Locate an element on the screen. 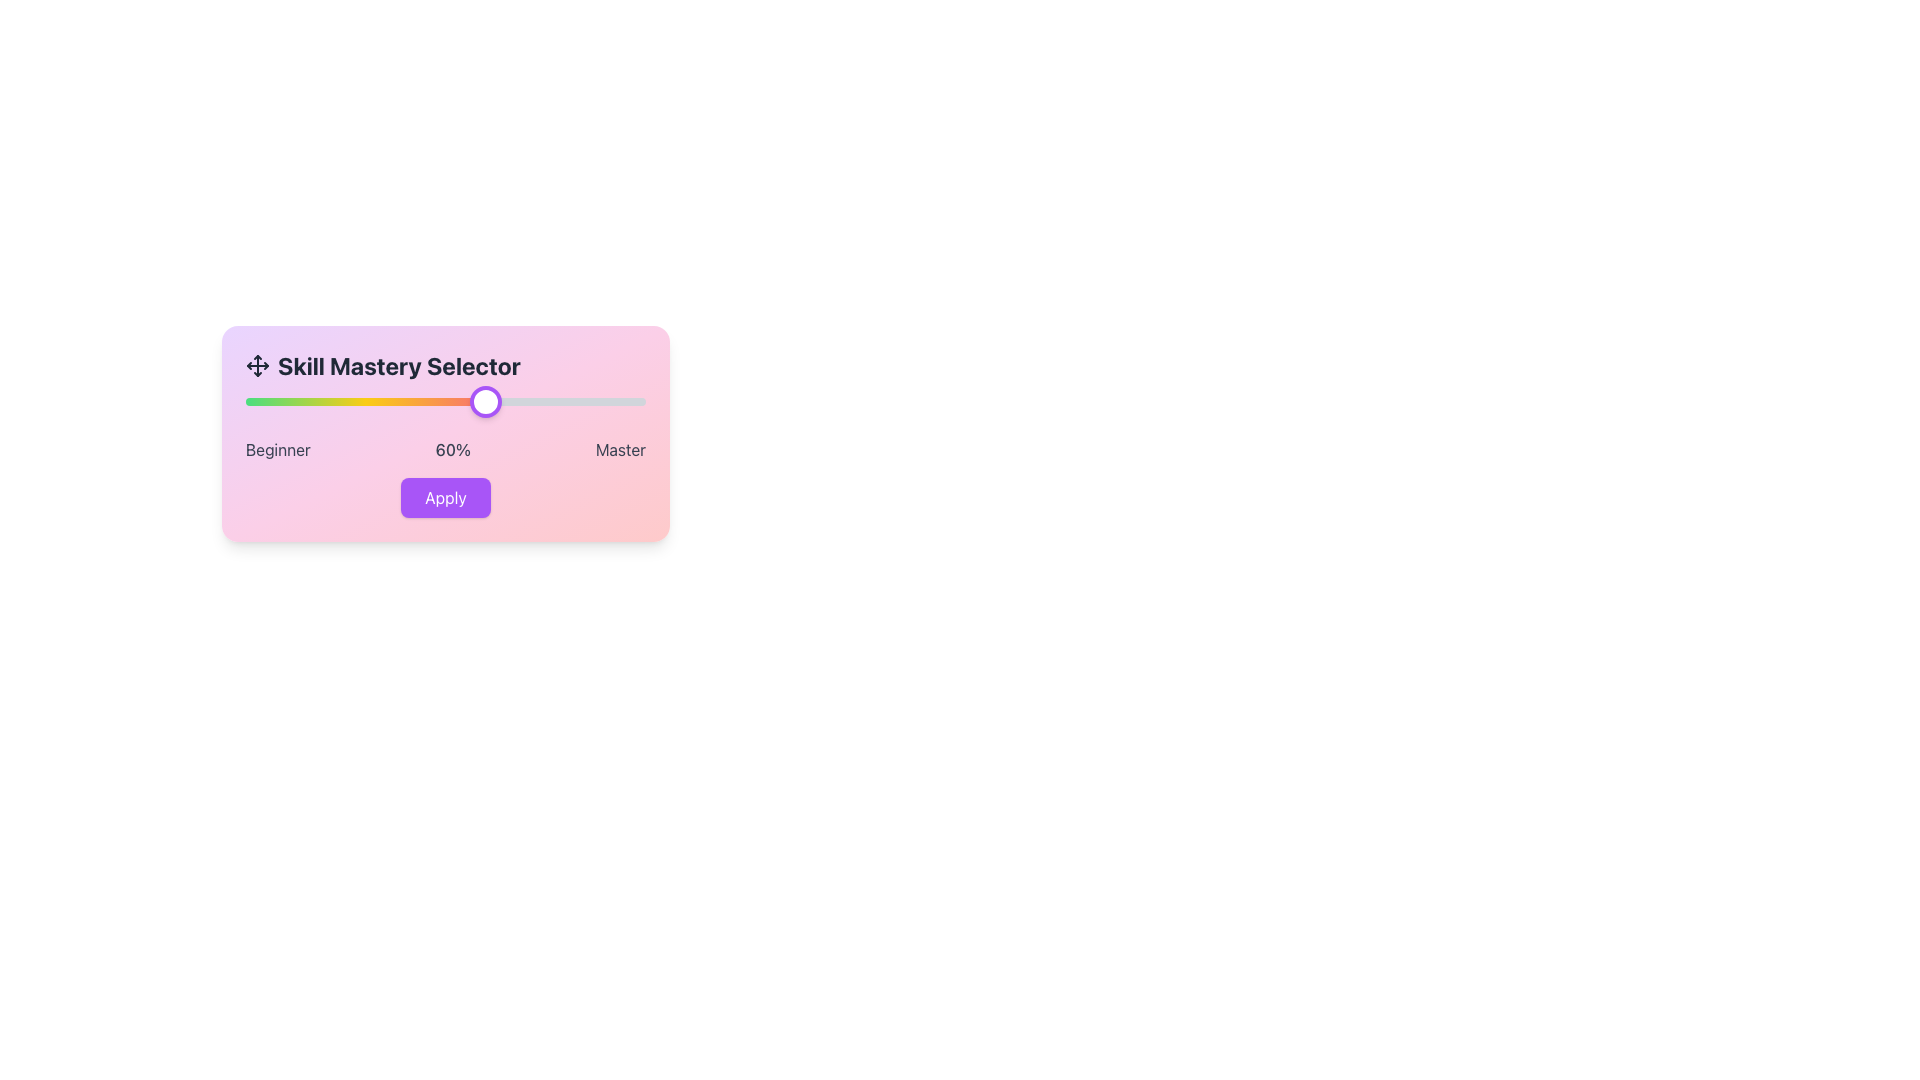 The width and height of the screenshot is (1920, 1080). the Skill Mastery level is located at coordinates (398, 401).